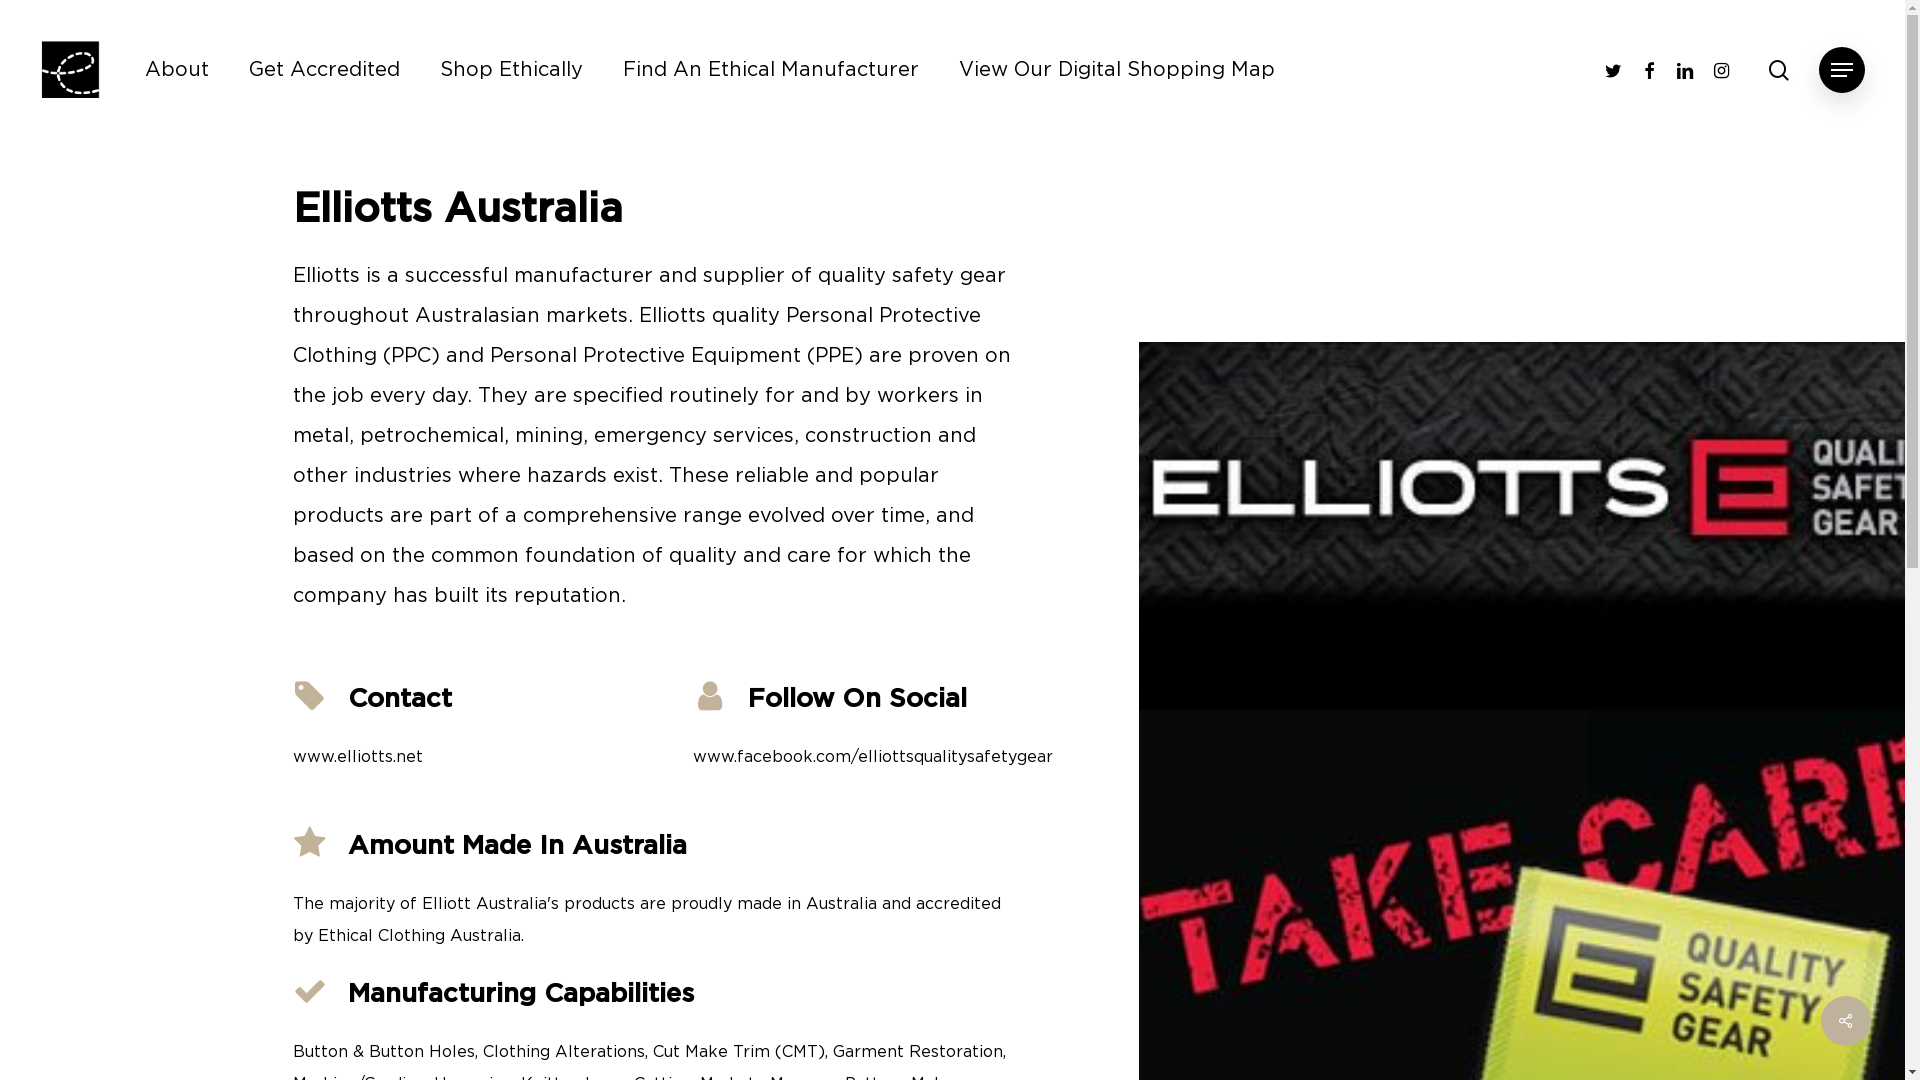 The image size is (1920, 1080). Describe the element at coordinates (1666, 69) in the screenshot. I see `'linkedin'` at that location.